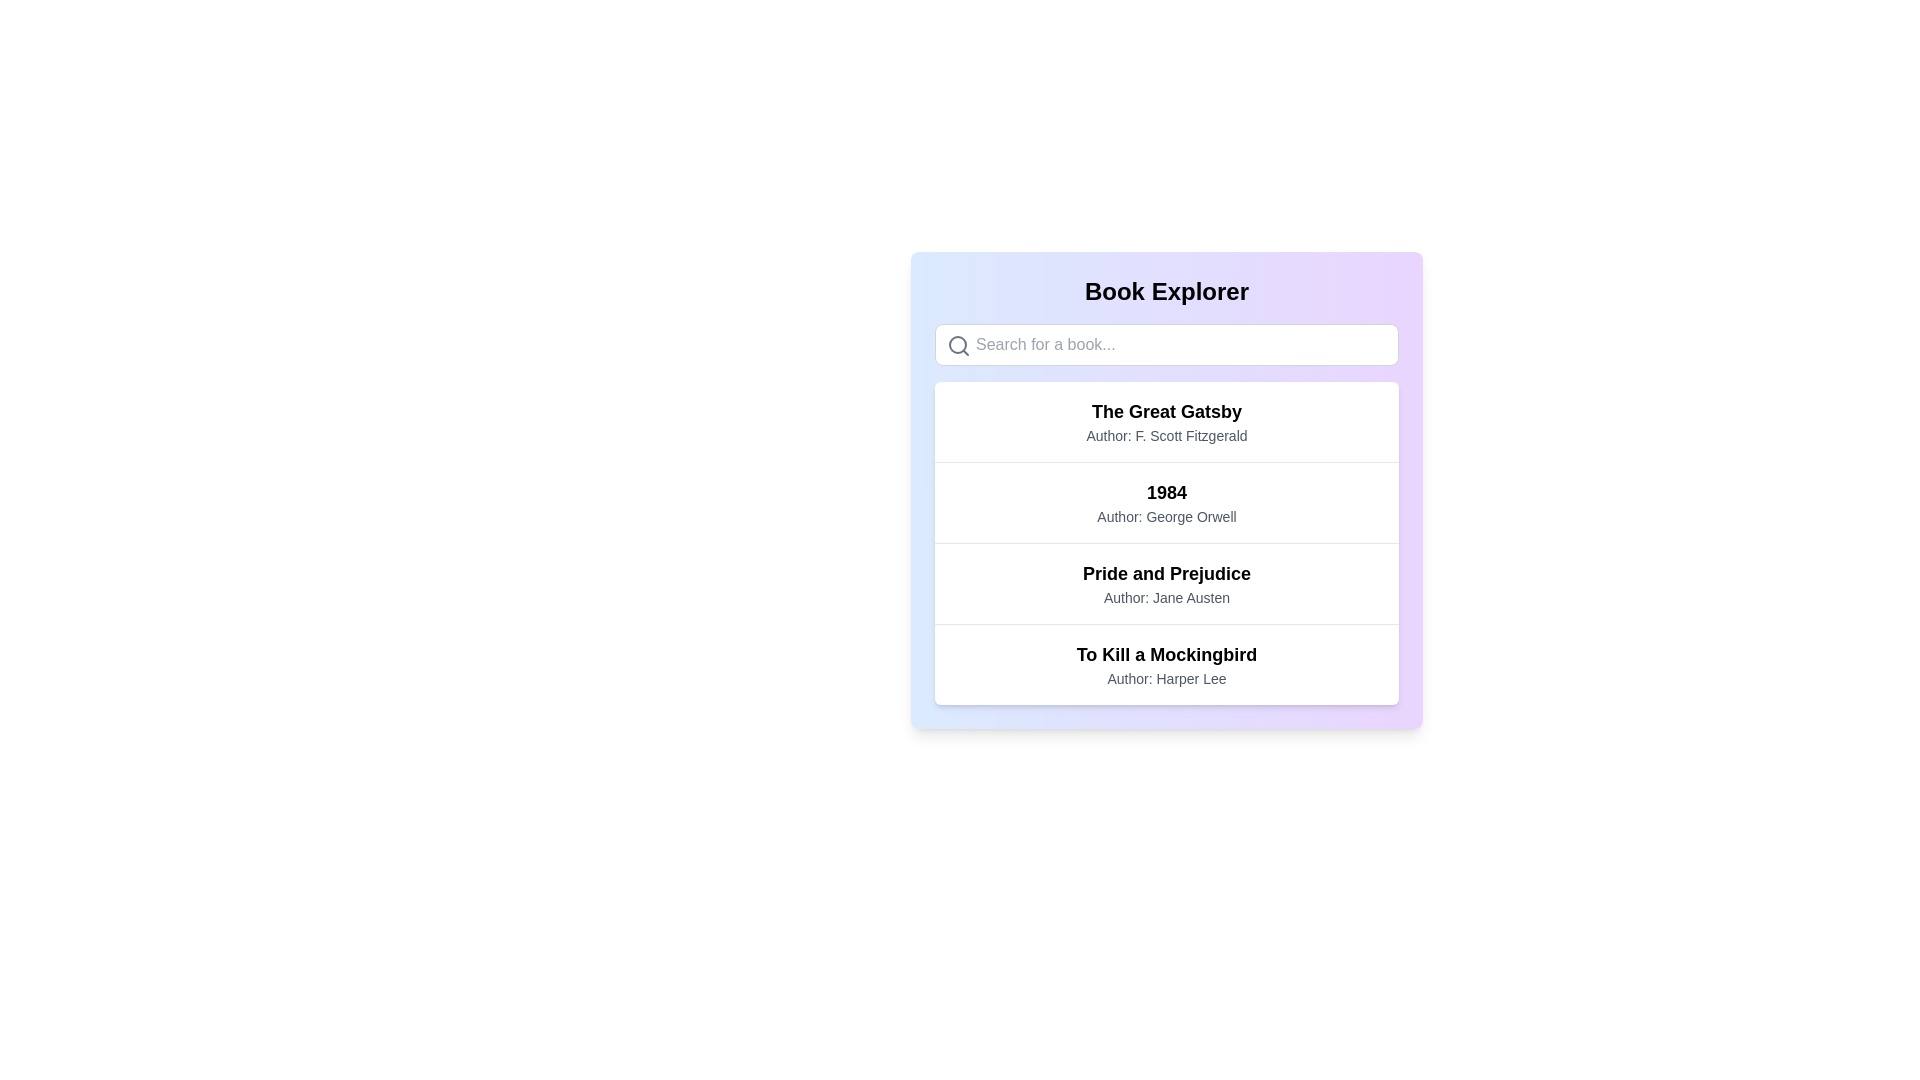 This screenshot has height=1080, width=1920. I want to click on the bold text label 'To Kill a Mockingbird' which is prominently positioned above the author detail 'Author: Harper Lee' in the fourth entry of the vertically stacked list of books, so click(1166, 655).